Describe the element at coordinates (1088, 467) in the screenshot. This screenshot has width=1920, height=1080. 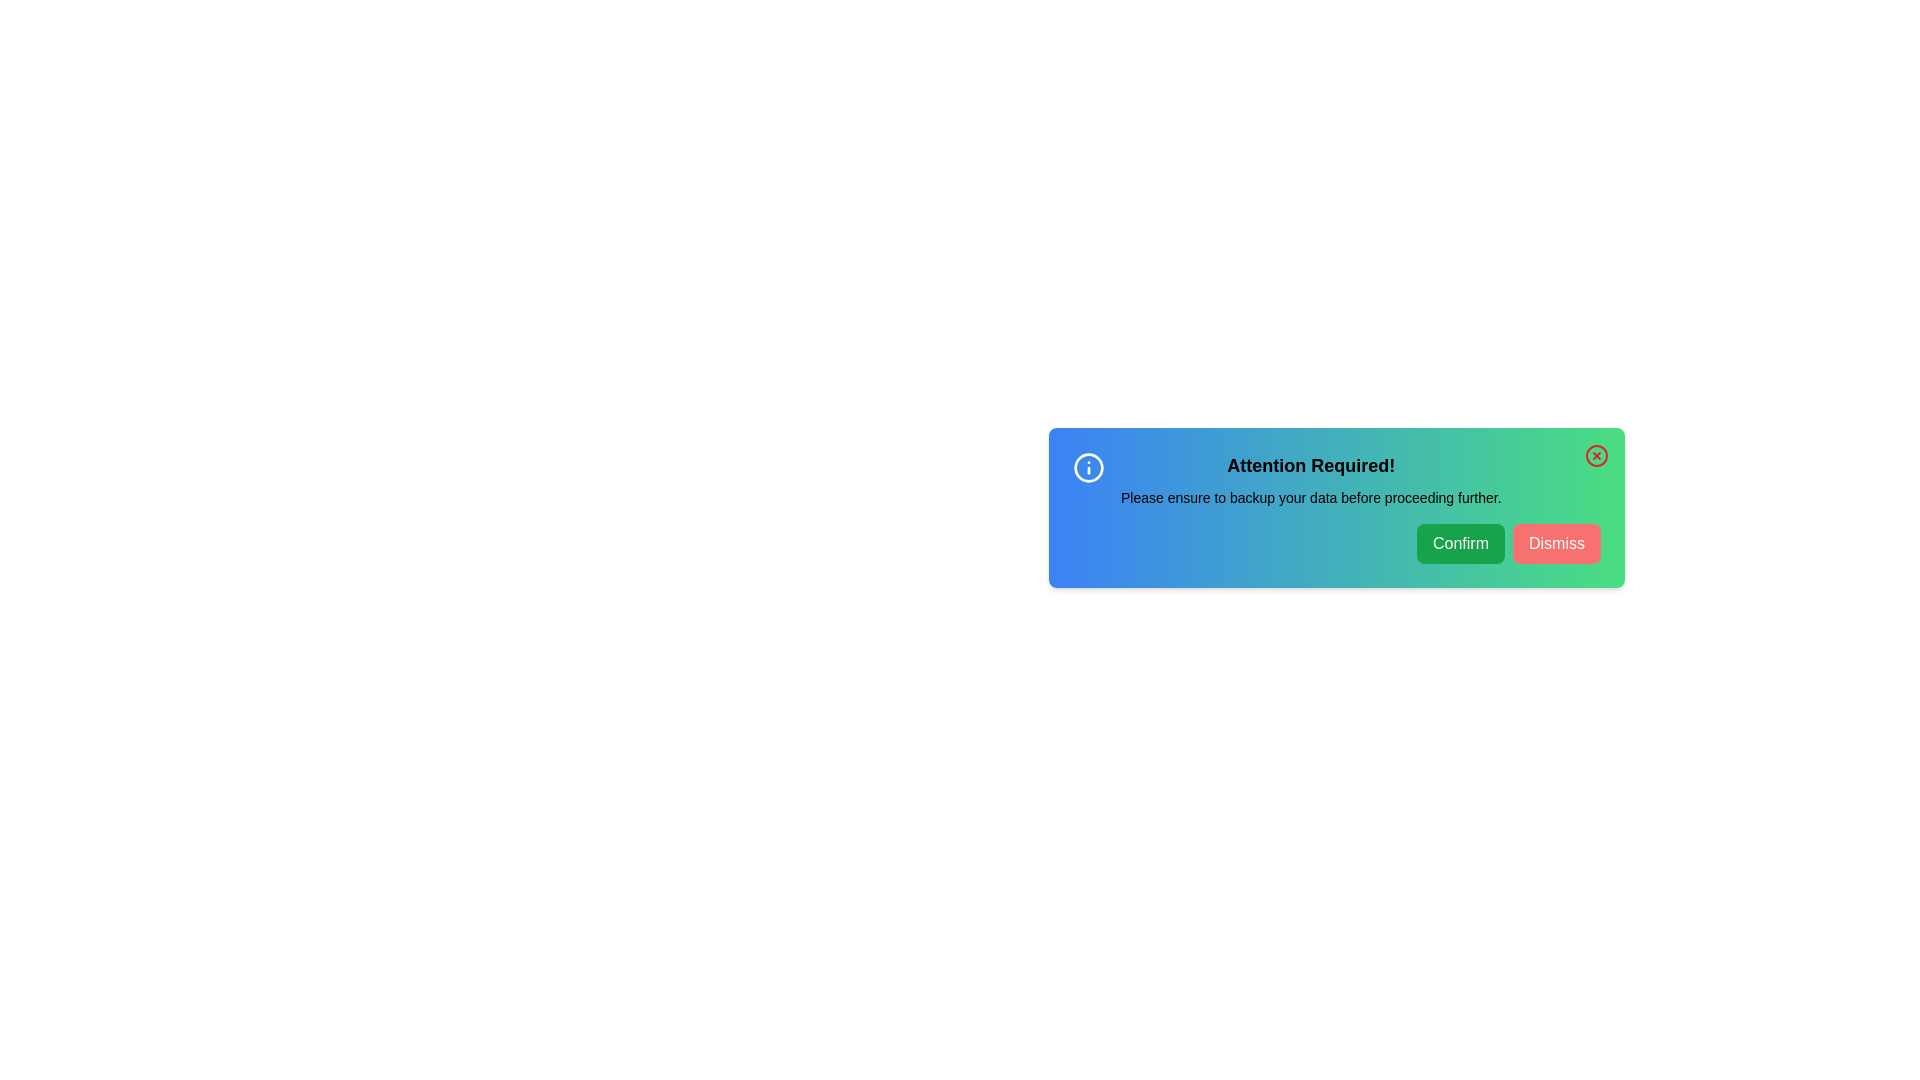
I see `the informational icon to interact with it` at that location.